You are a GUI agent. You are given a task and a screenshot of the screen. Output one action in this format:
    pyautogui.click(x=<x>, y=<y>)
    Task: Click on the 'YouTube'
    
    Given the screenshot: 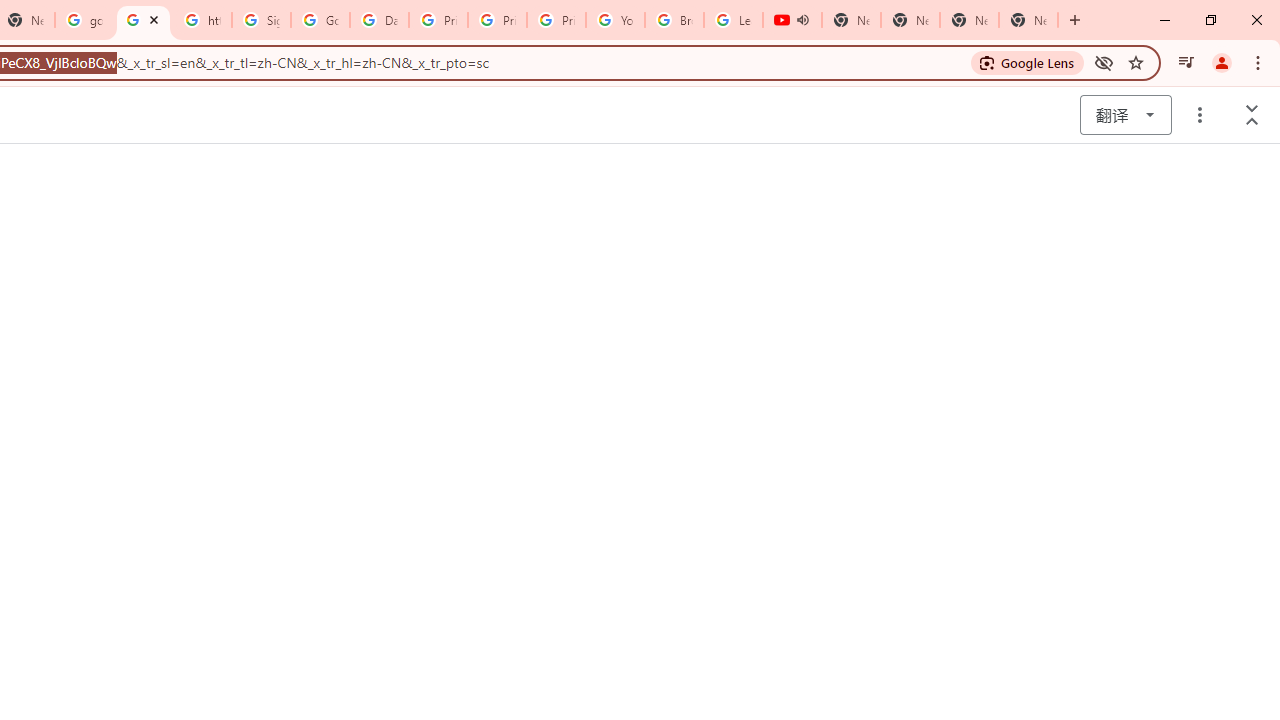 What is the action you would take?
    pyautogui.click(x=614, y=20)
    